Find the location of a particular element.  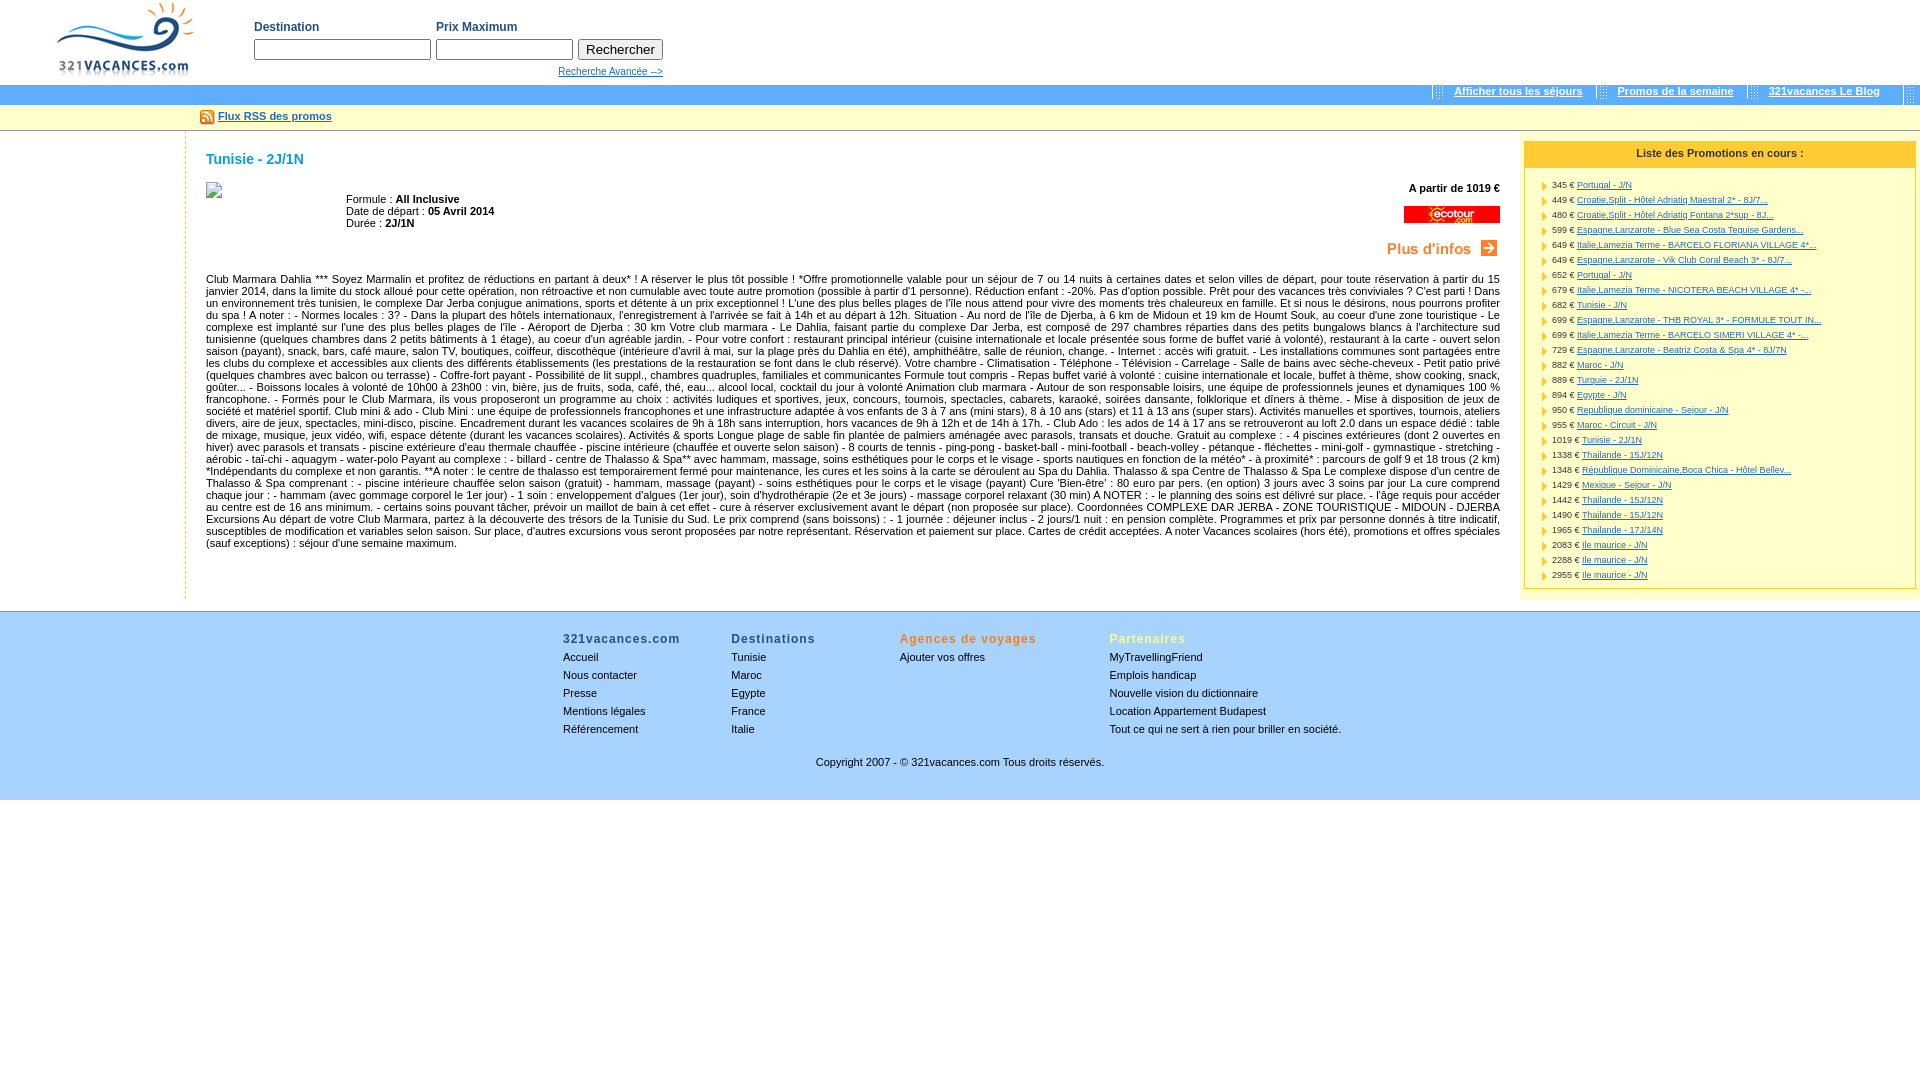

'Tunisie' is located at coordinates (747, 656).